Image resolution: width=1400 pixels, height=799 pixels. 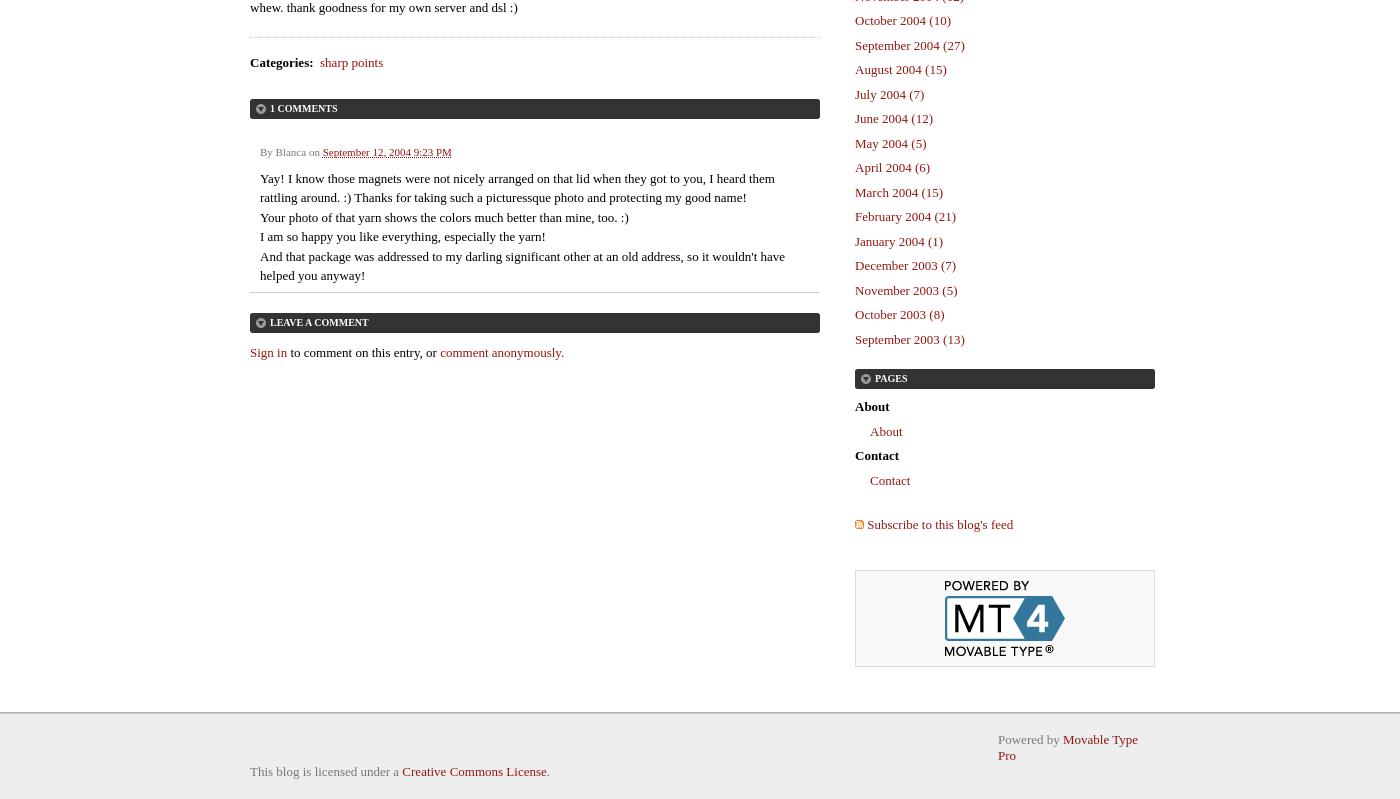 What do you see at coordinates (547, 770) in the screenshot?
I see `'.'` at bounding box center [547, 770].